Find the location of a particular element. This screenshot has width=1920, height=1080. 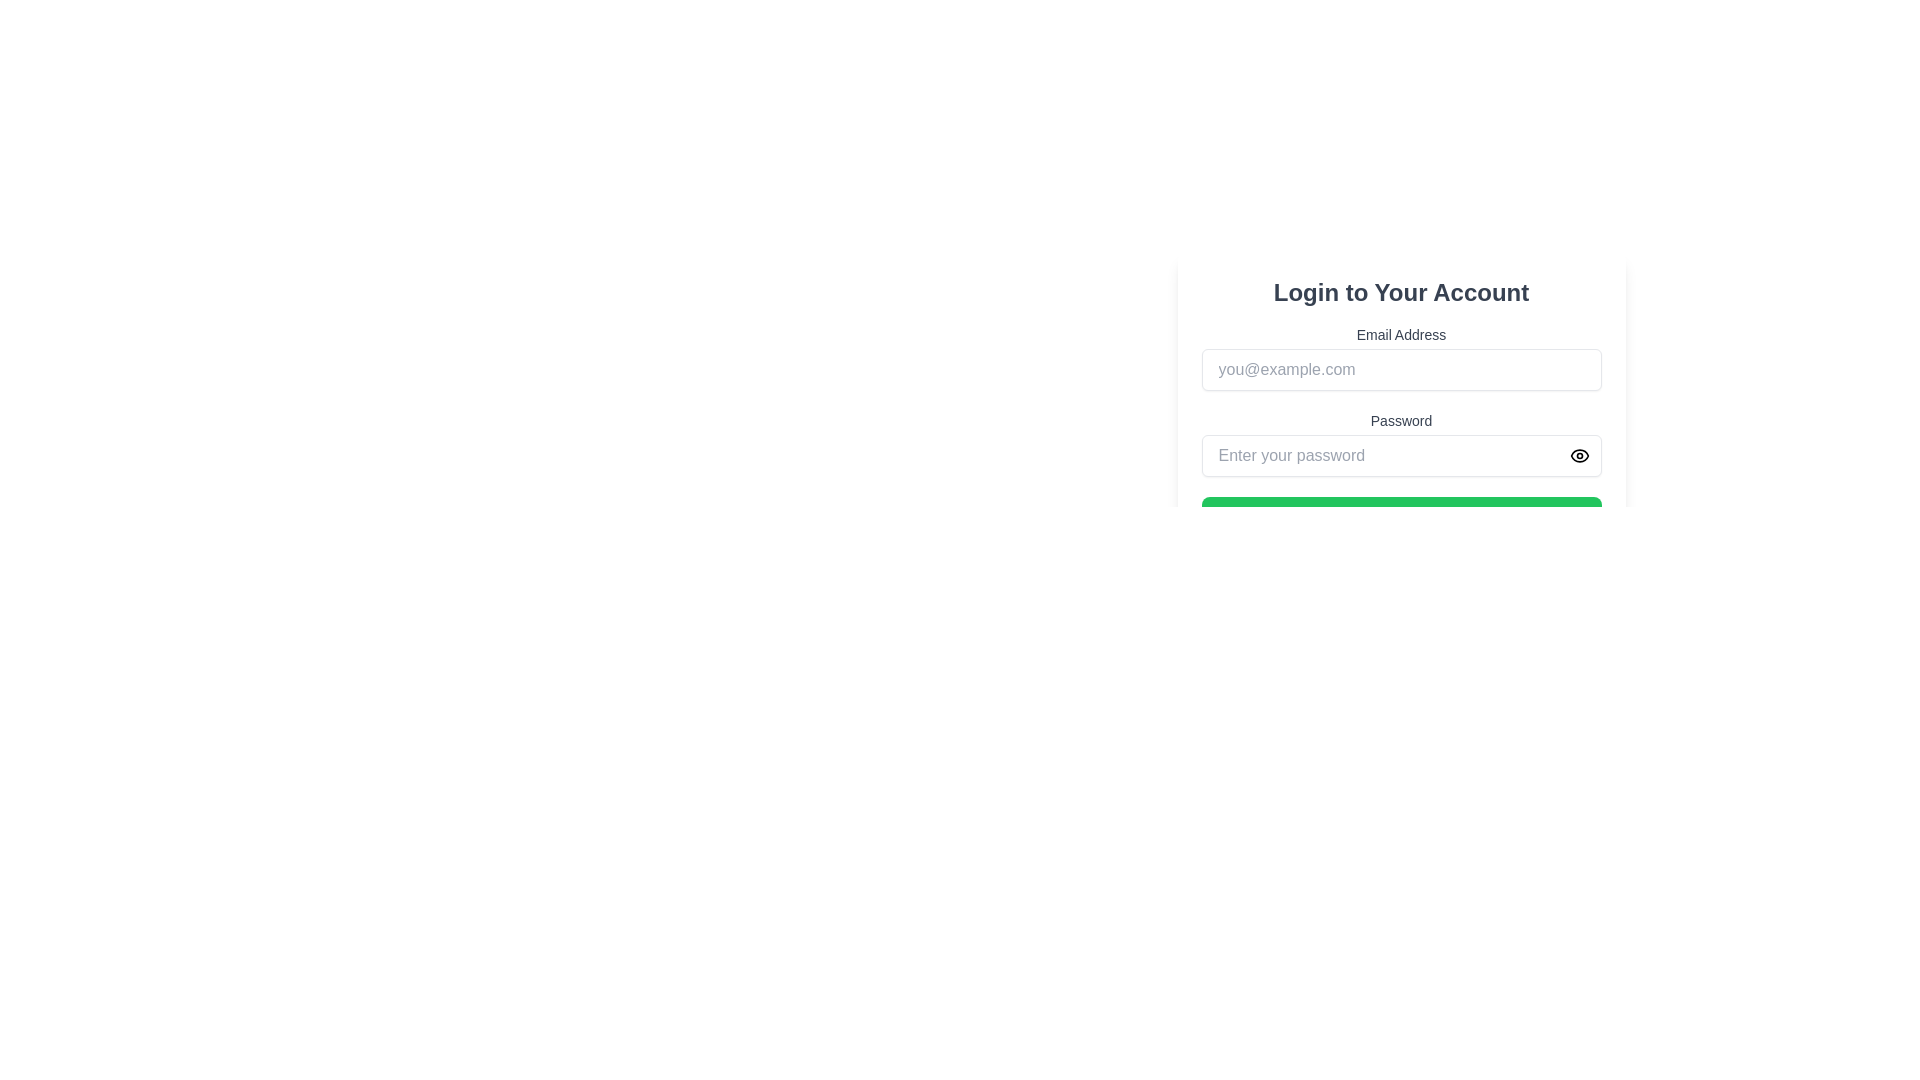

the eye icon used to toggle password visibility in the Password input field area, located at the right side of the input is located at coordinates (1578, 455).